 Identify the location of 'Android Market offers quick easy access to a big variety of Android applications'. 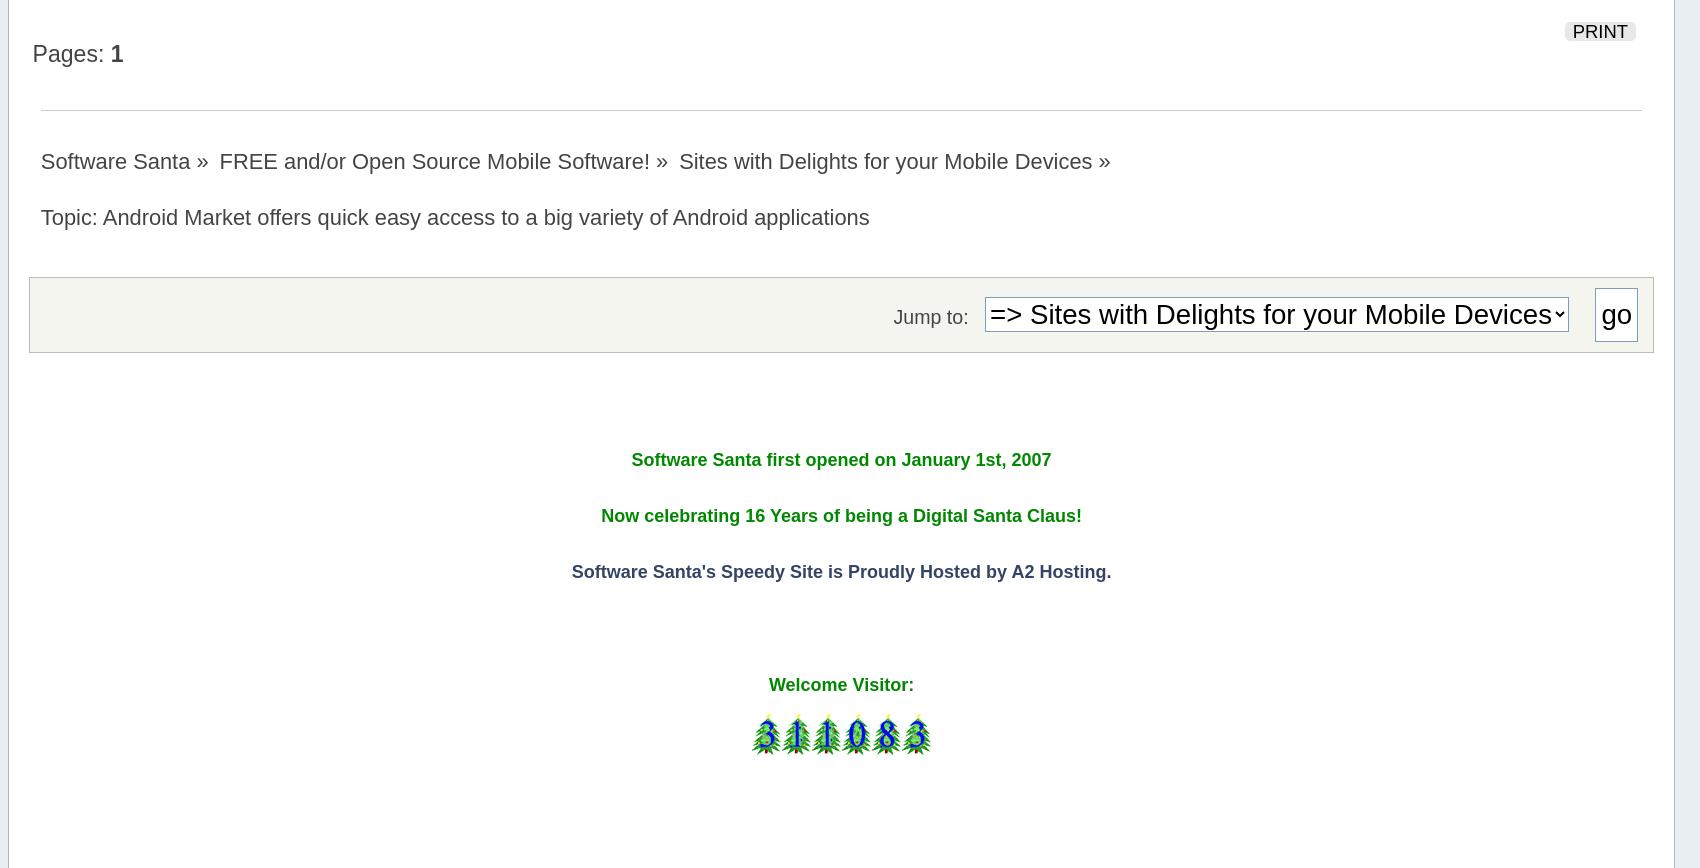
(485, 217).